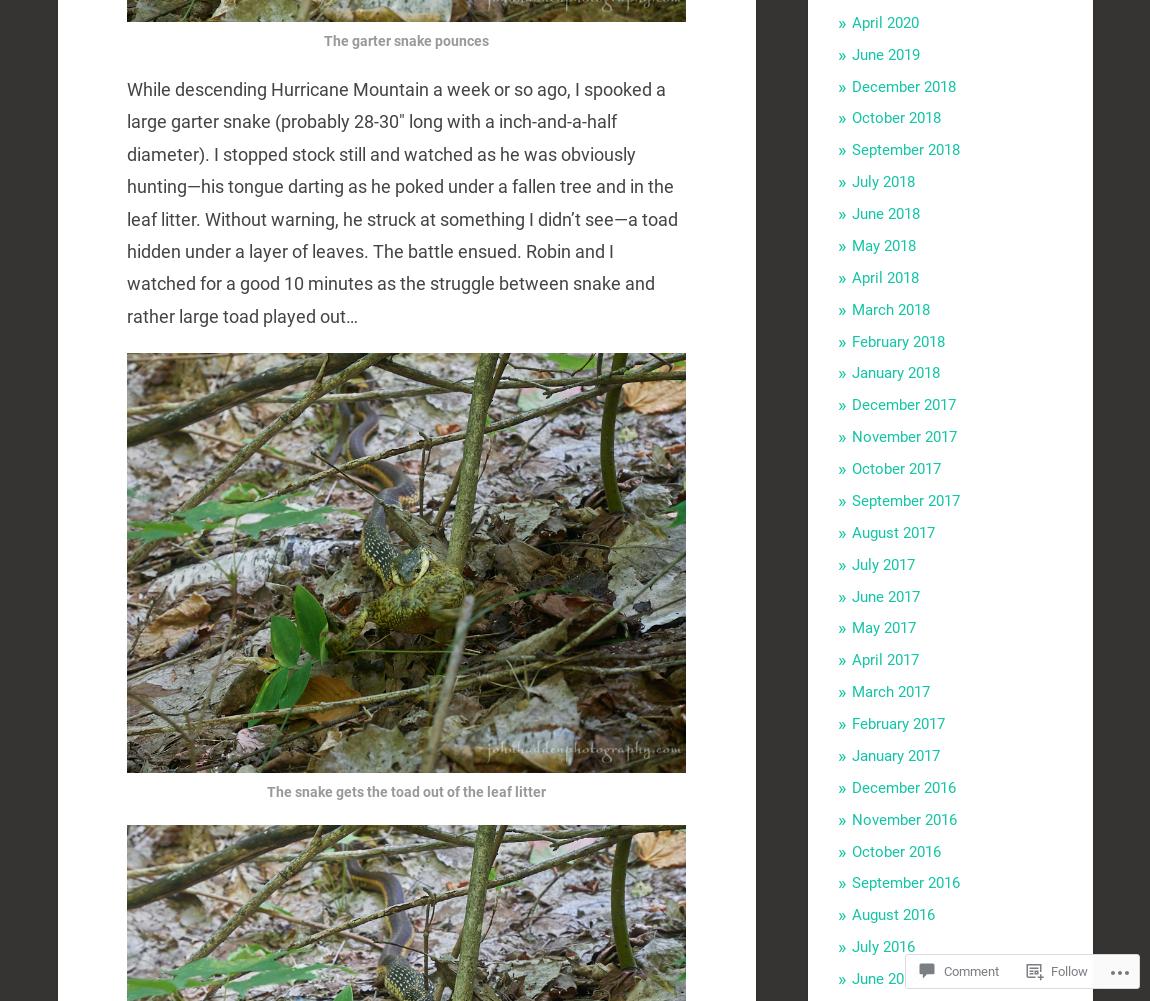 This screenshot has width=1150, height=1001. I want to click on 'December 2018', so click(850, 84).